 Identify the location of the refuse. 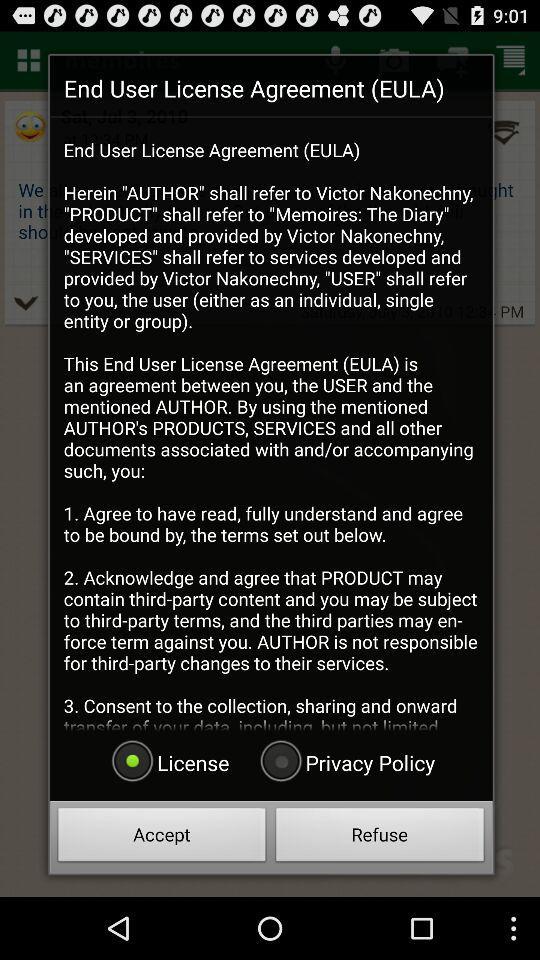
(380, 837).